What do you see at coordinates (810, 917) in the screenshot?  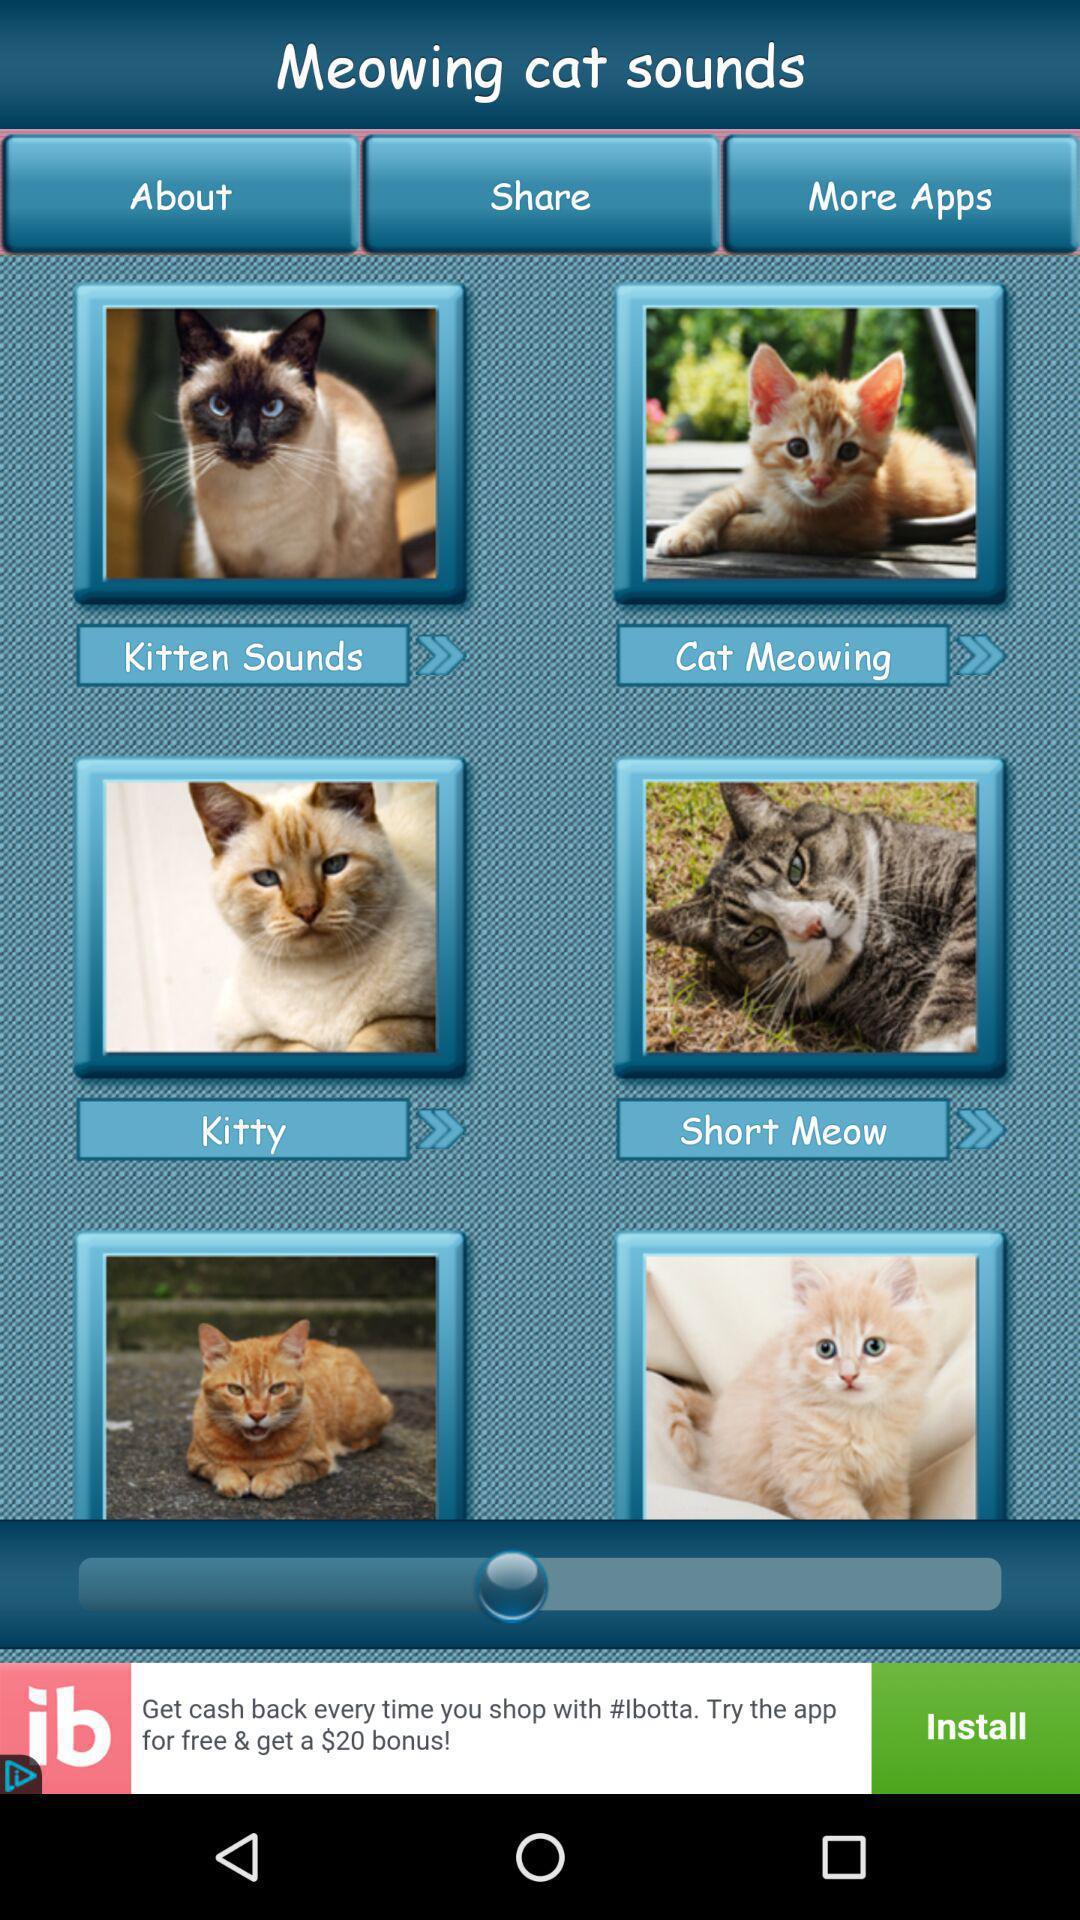 I see `expand photo` at bounding box center [810, 917].